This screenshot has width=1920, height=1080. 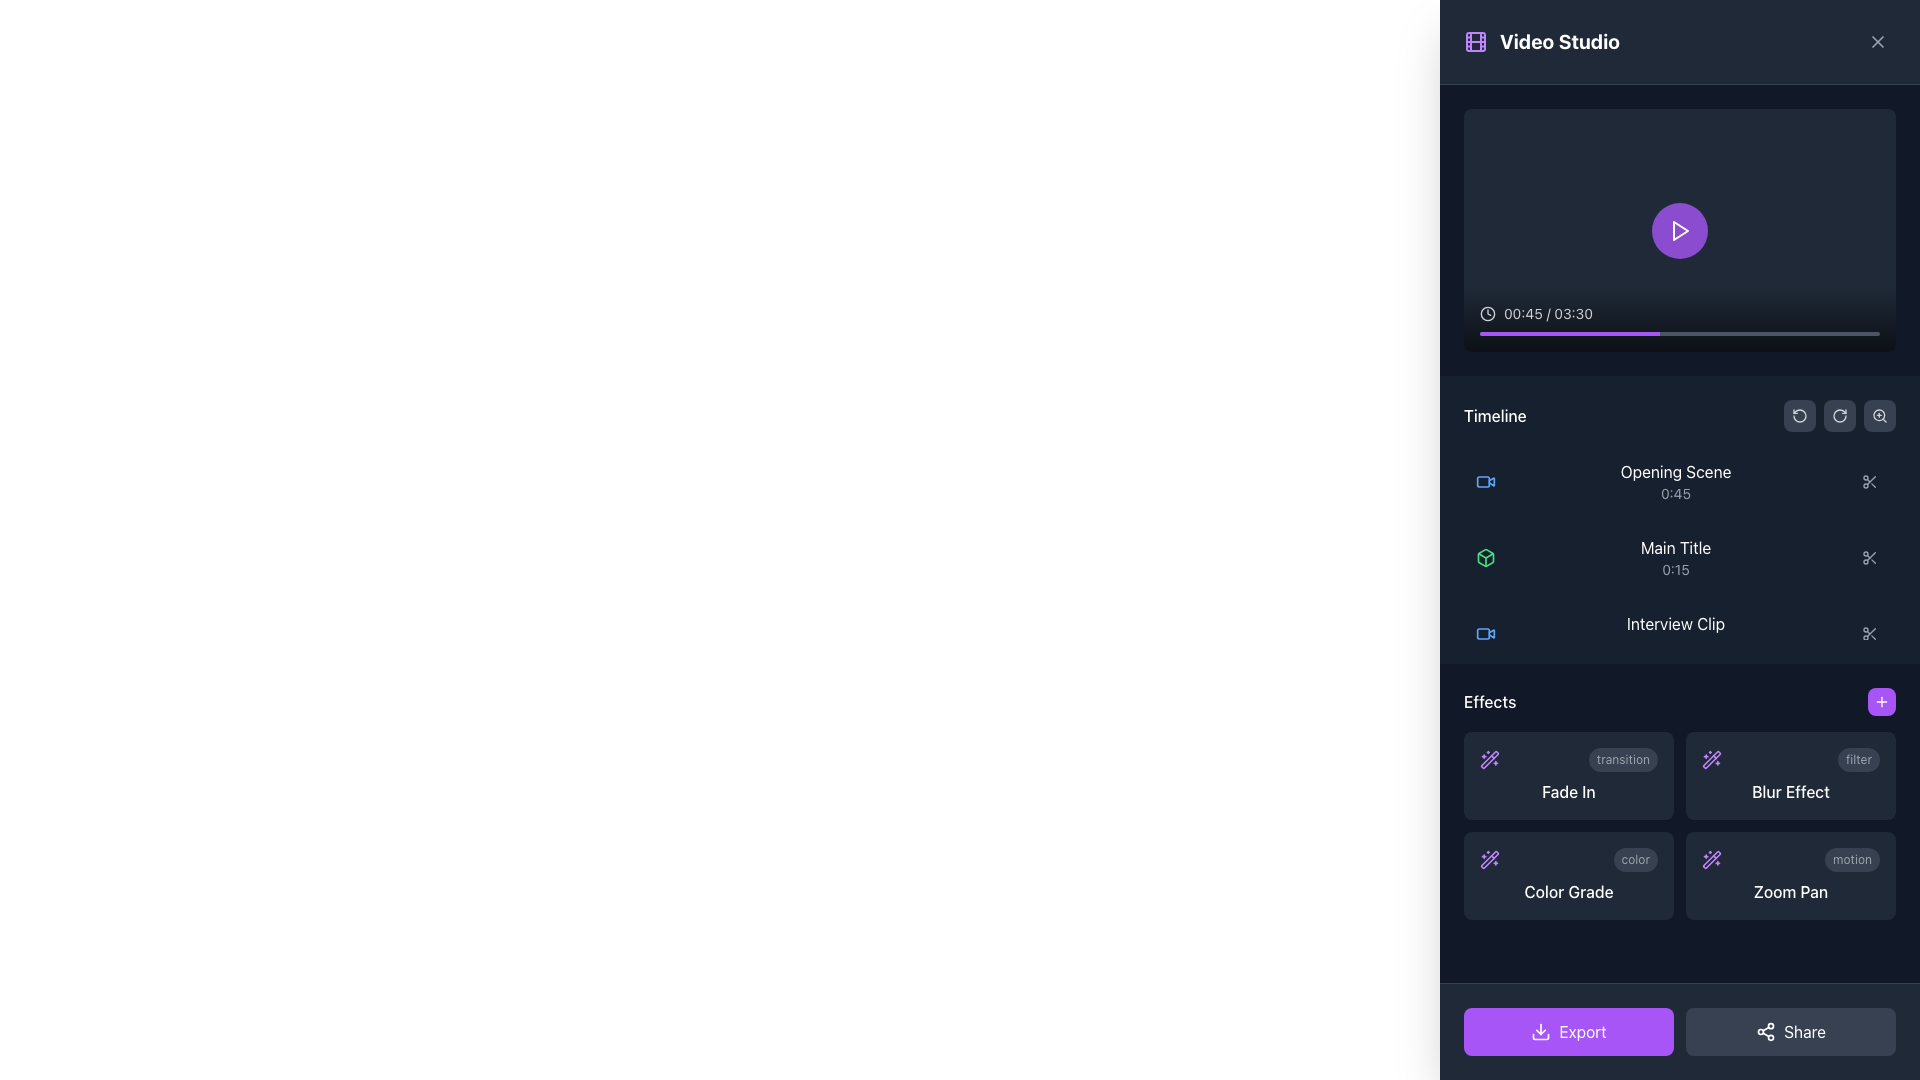 I want to click on the 'Interview Clip' label which is the third item in the timeline list of the video editing interface, so click(x=1675, y=633).